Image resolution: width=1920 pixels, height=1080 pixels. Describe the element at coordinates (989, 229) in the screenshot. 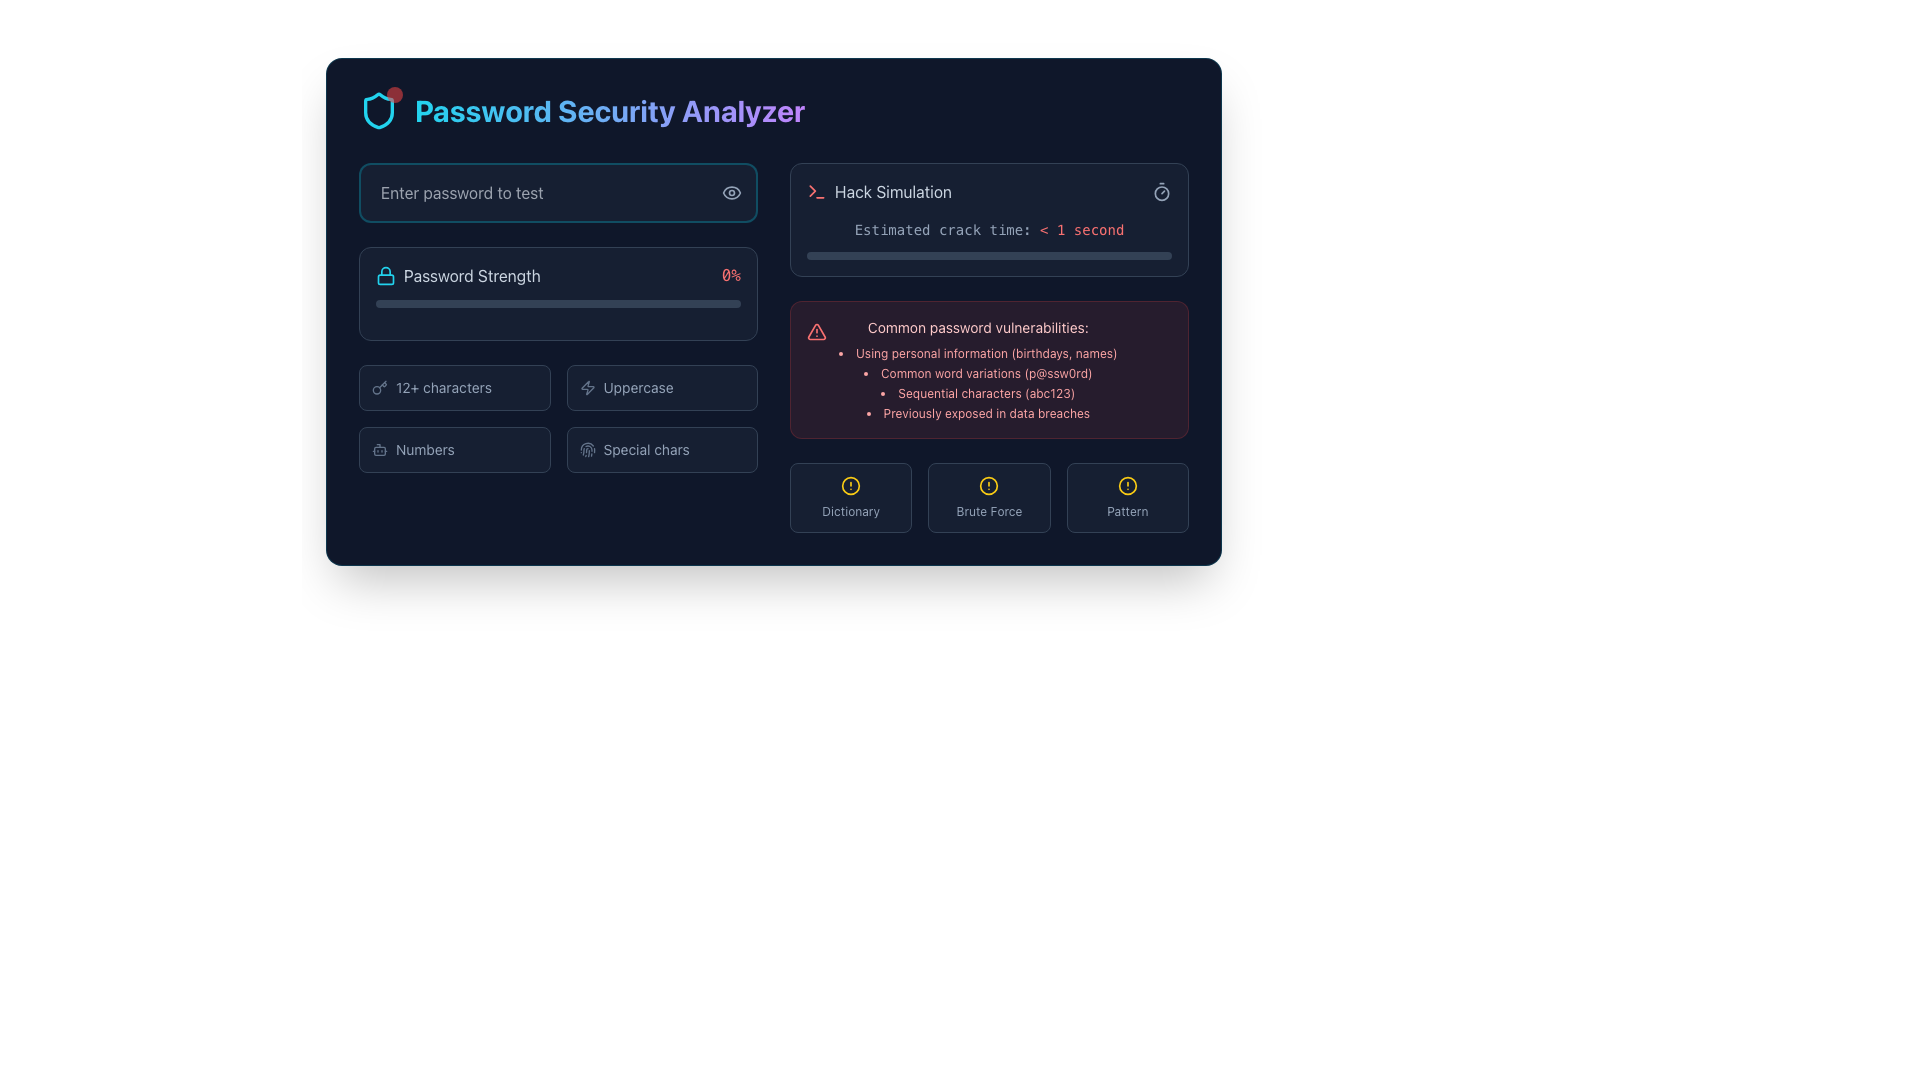

I see `the text display showing 'Estimated crack time: < 1 second' in the 'Password Security Analyzer' interface, which is located below the 'Hack Simulation' section` at that location.